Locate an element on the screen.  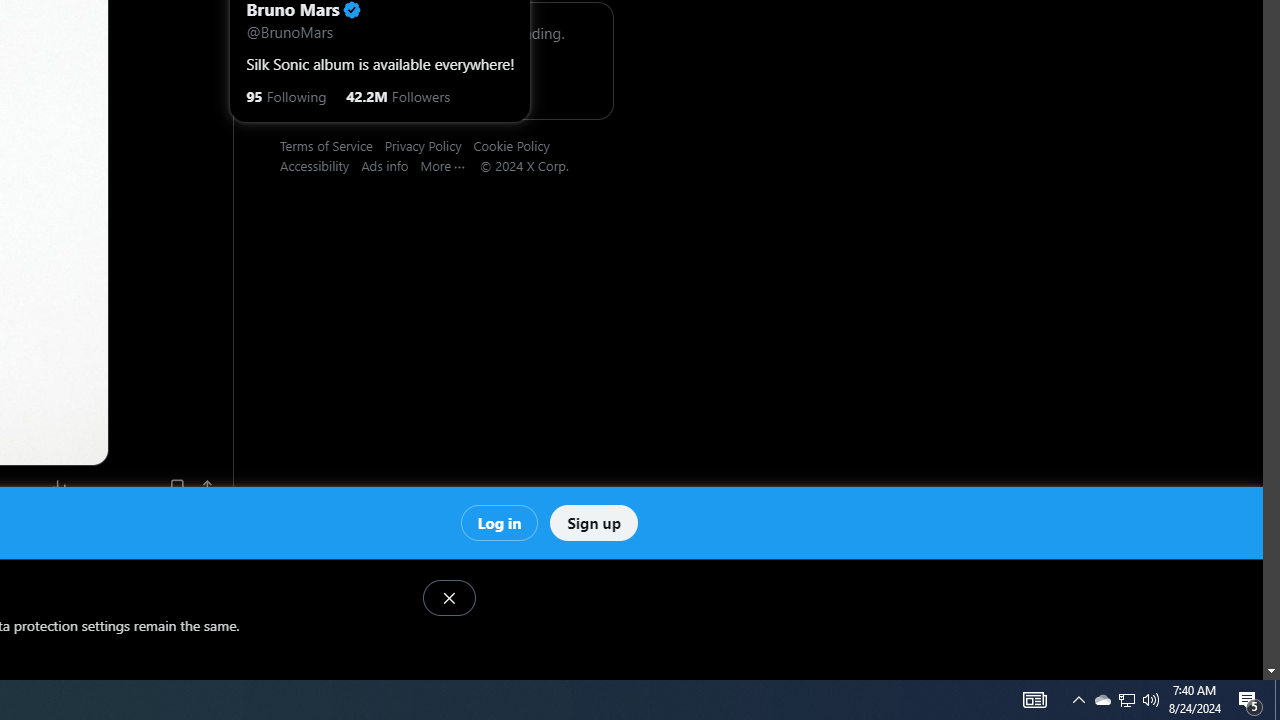
'Bookmark' is located at coordinates (176, 487).